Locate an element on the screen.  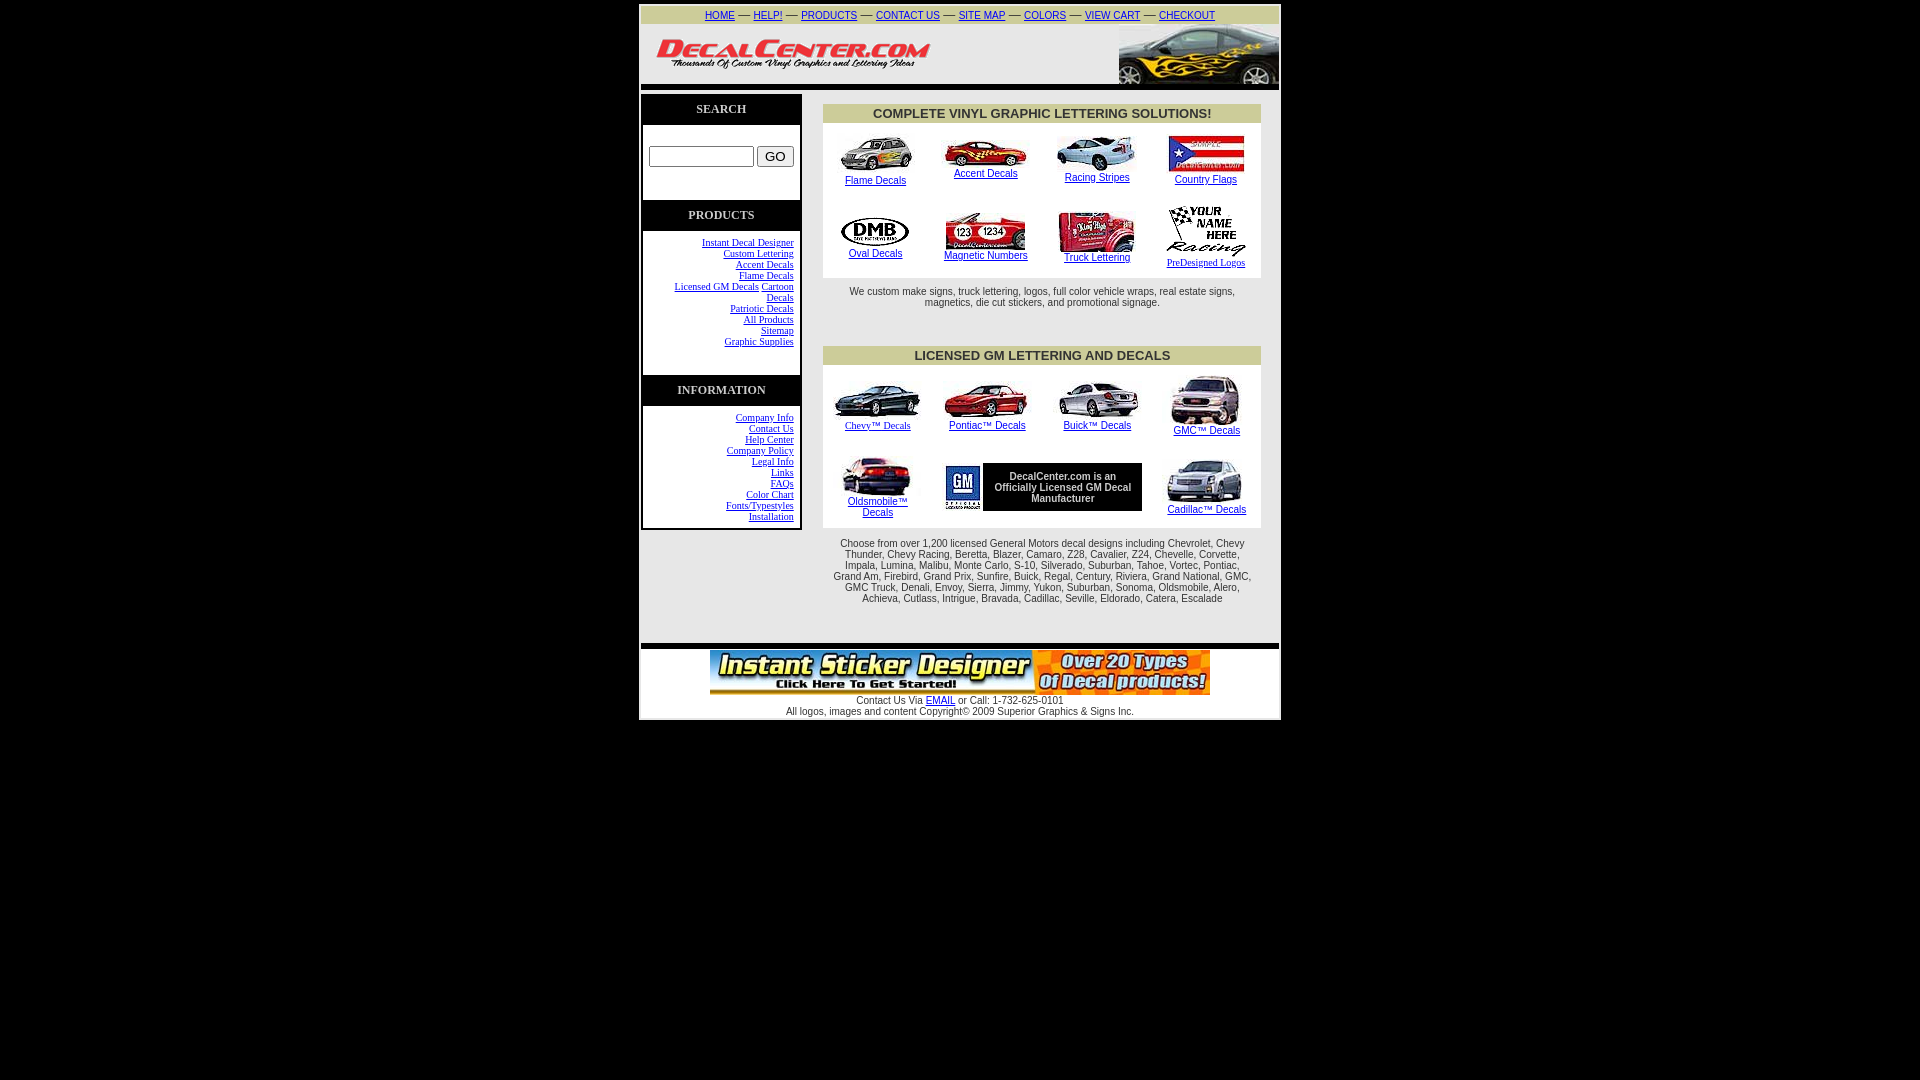
'Patriotic Decals' is located at coordinates (761, 308).